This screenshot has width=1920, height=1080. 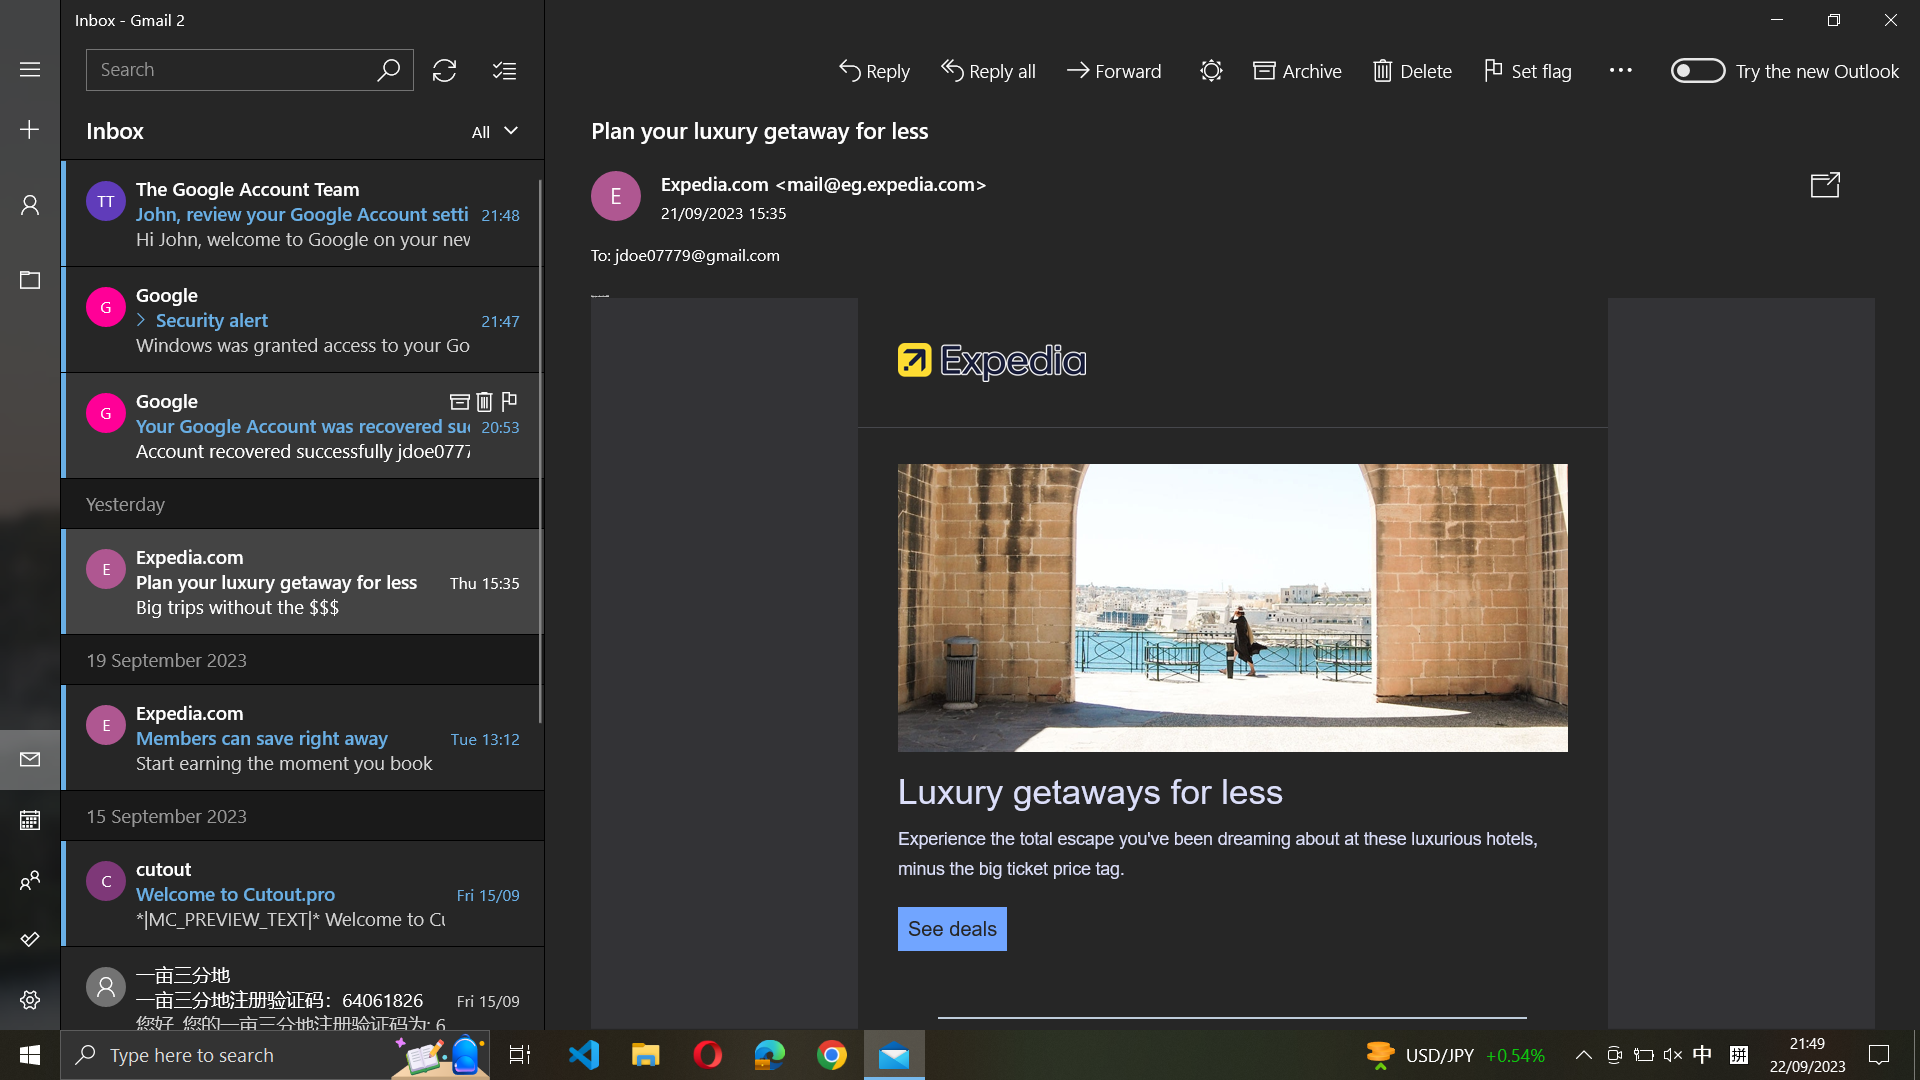 I want to click on settings application, so click(x=29, y=1002).